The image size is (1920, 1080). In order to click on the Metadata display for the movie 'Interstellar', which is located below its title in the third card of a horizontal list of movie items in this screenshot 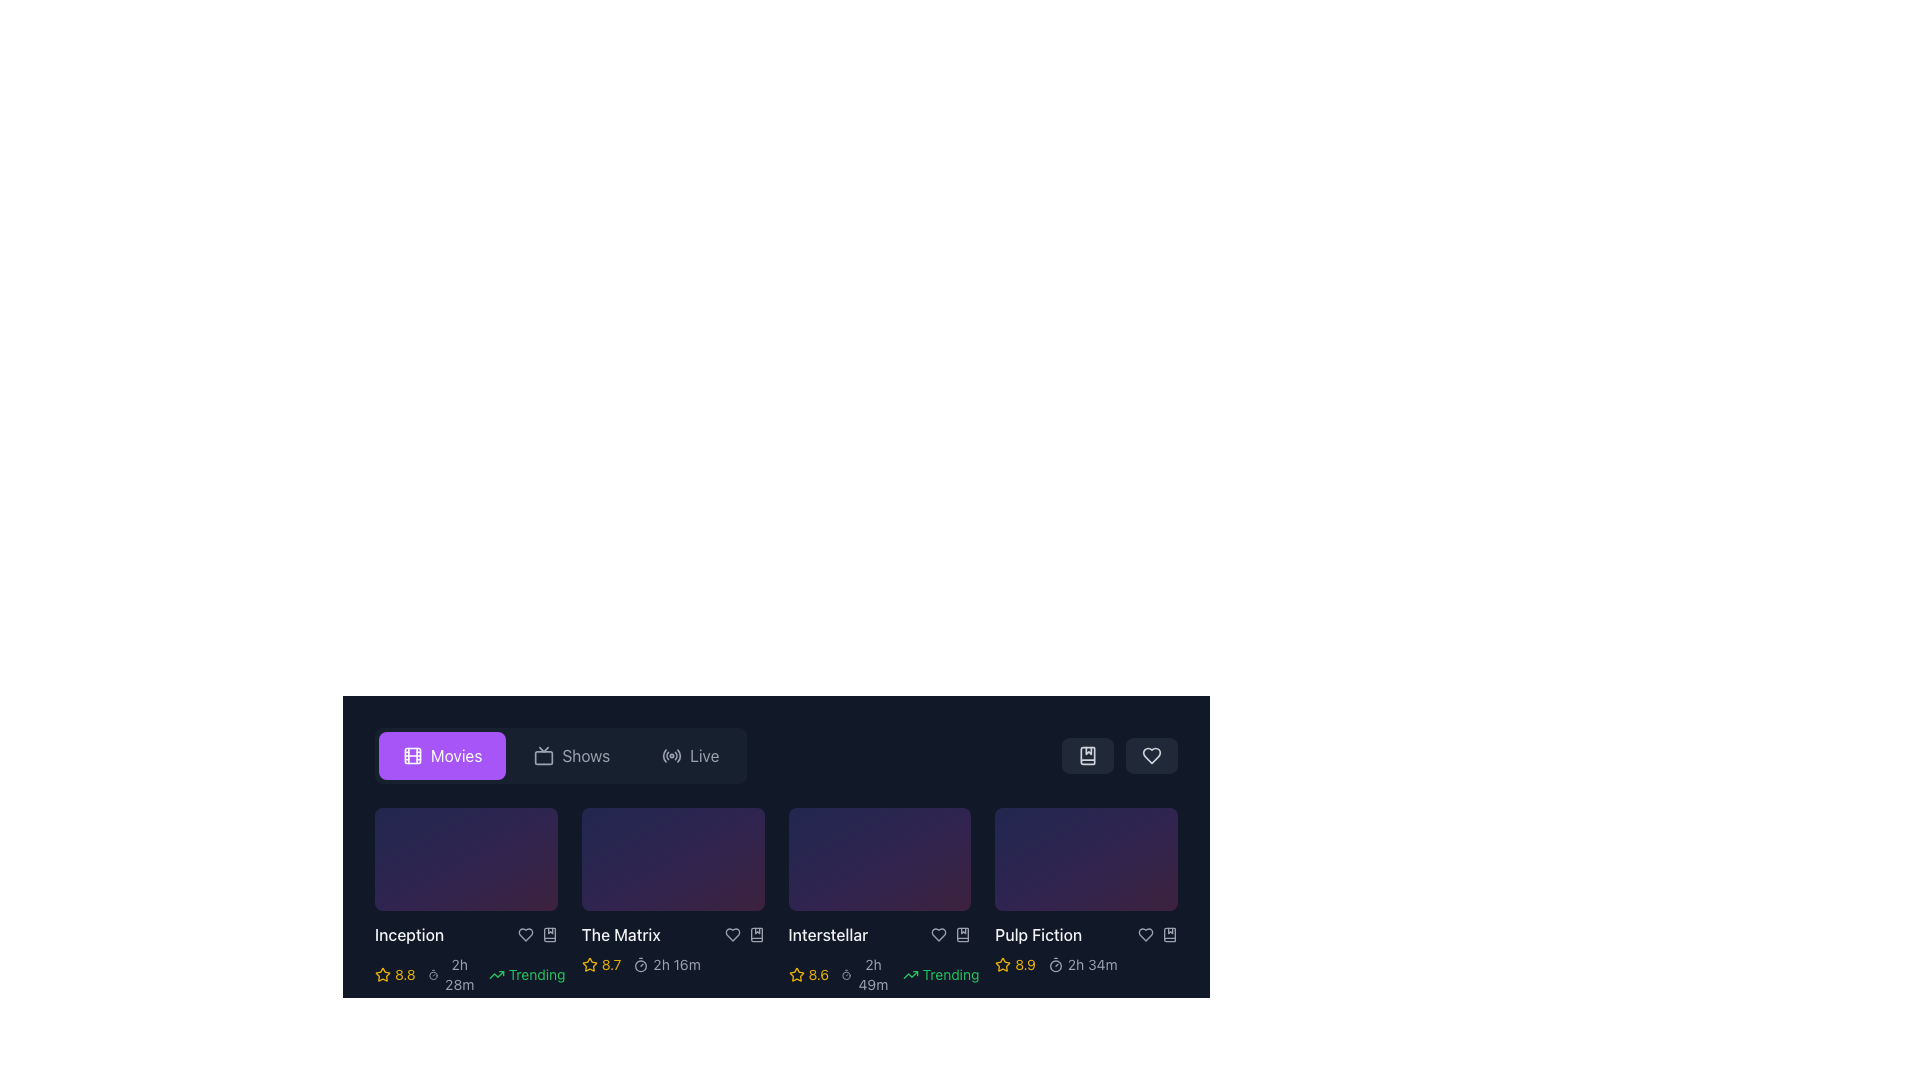, I will do `click(879, 957)`.